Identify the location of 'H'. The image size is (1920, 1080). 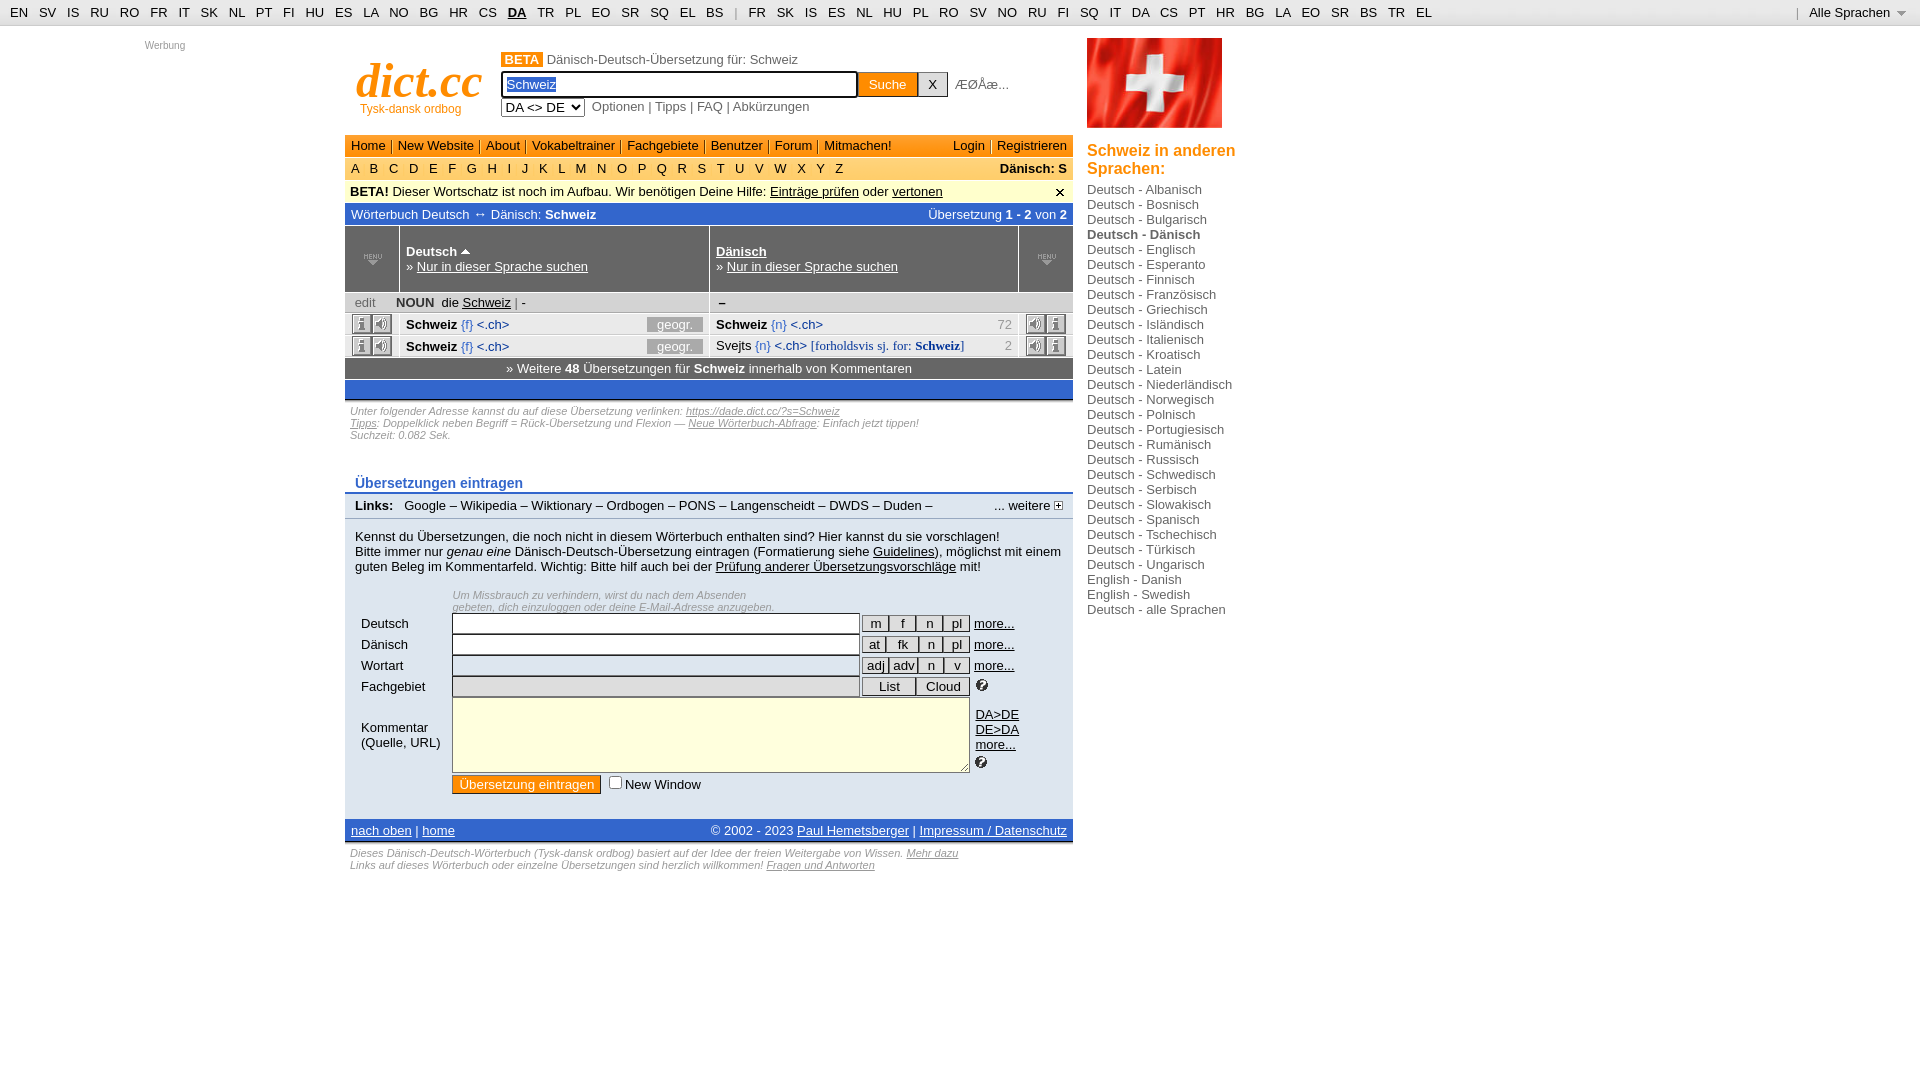
(492, 167).